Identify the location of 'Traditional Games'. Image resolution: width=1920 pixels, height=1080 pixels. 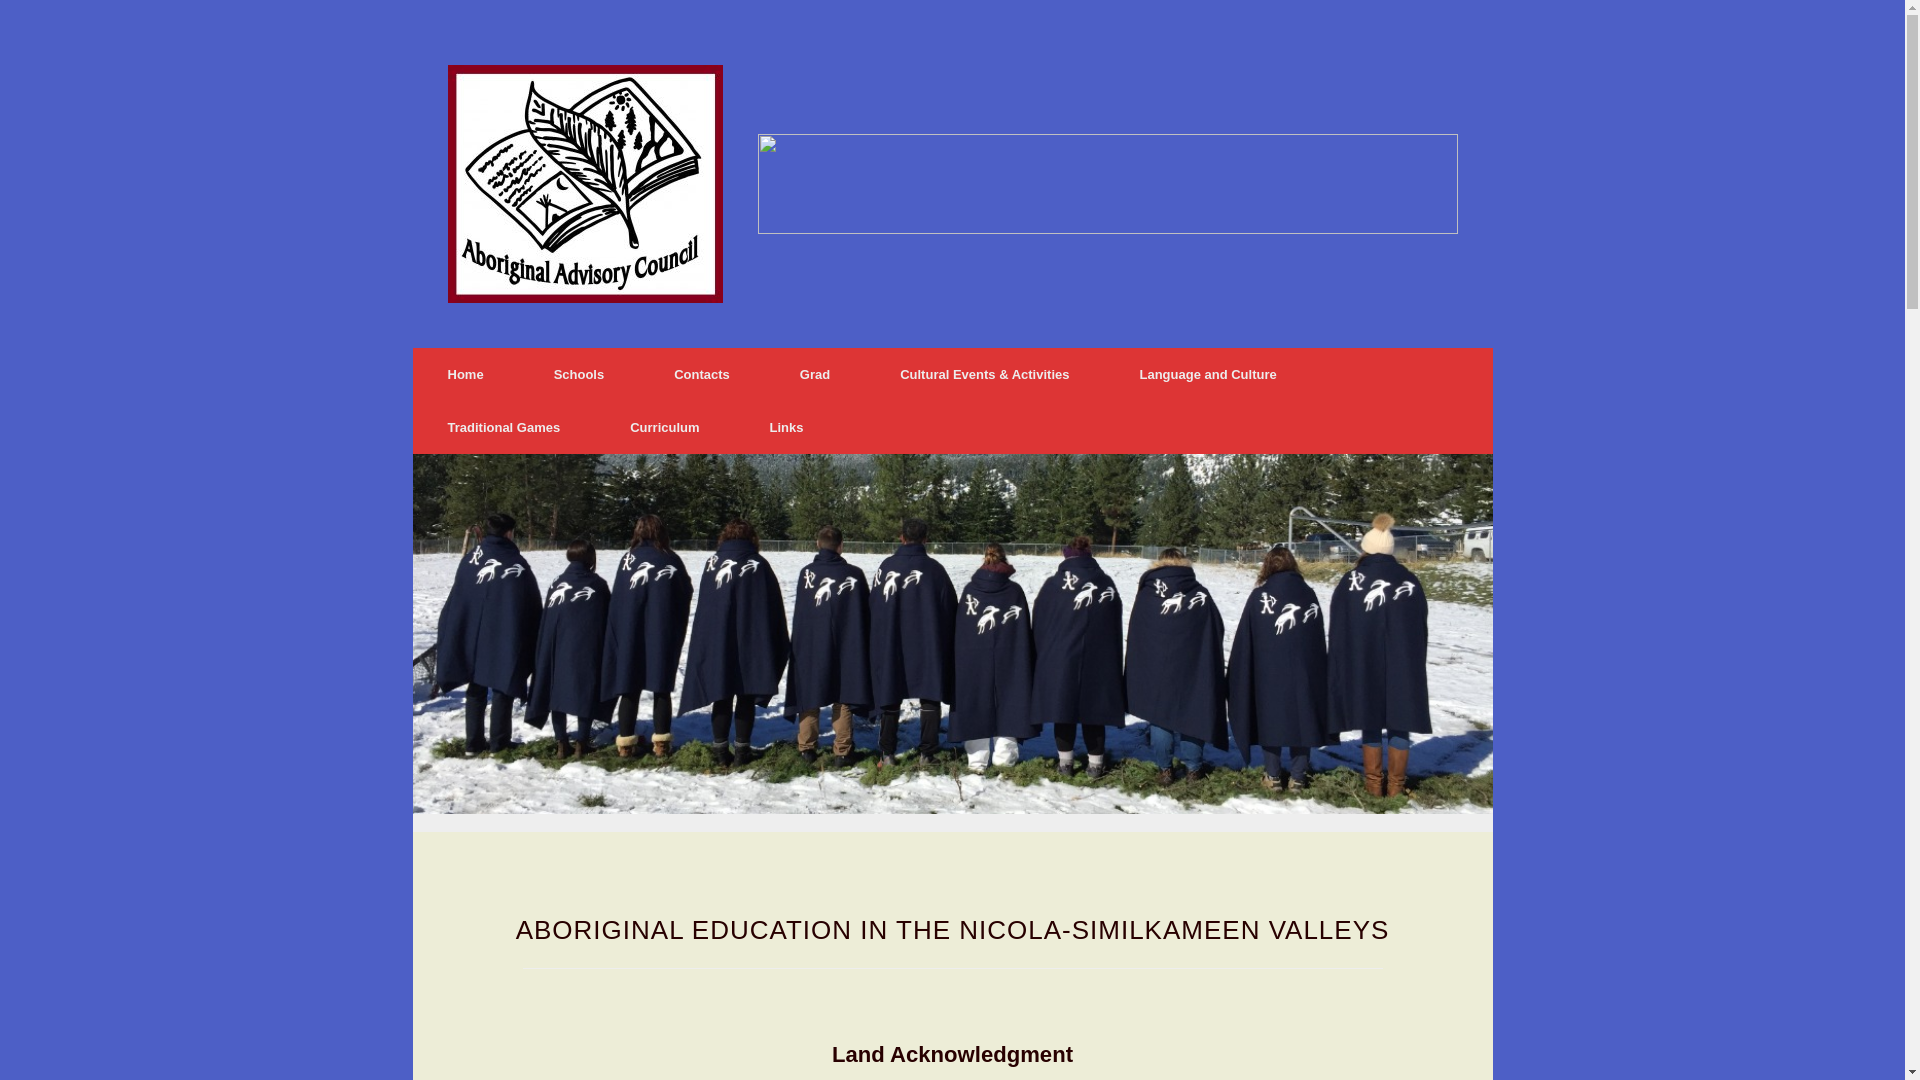
(503, 426).